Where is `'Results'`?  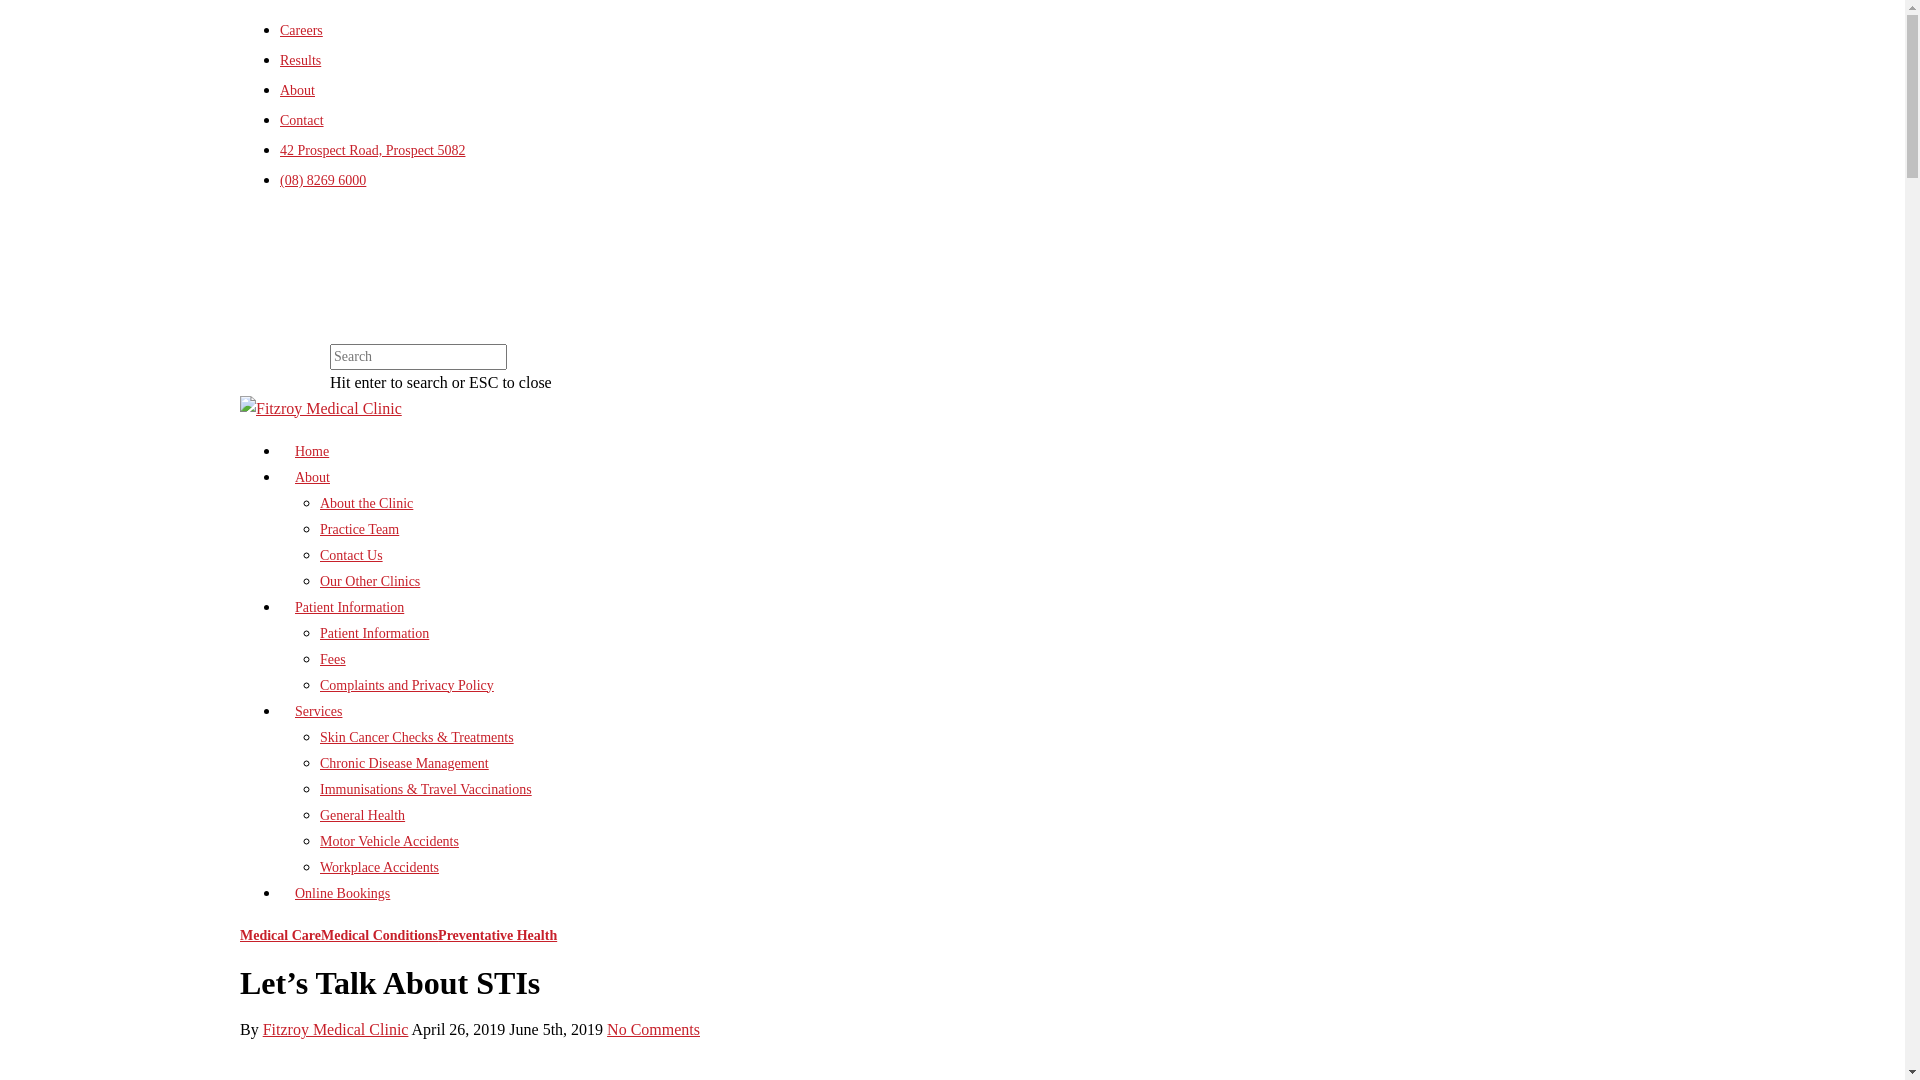 'Results' is located at coordinates (299, 59).